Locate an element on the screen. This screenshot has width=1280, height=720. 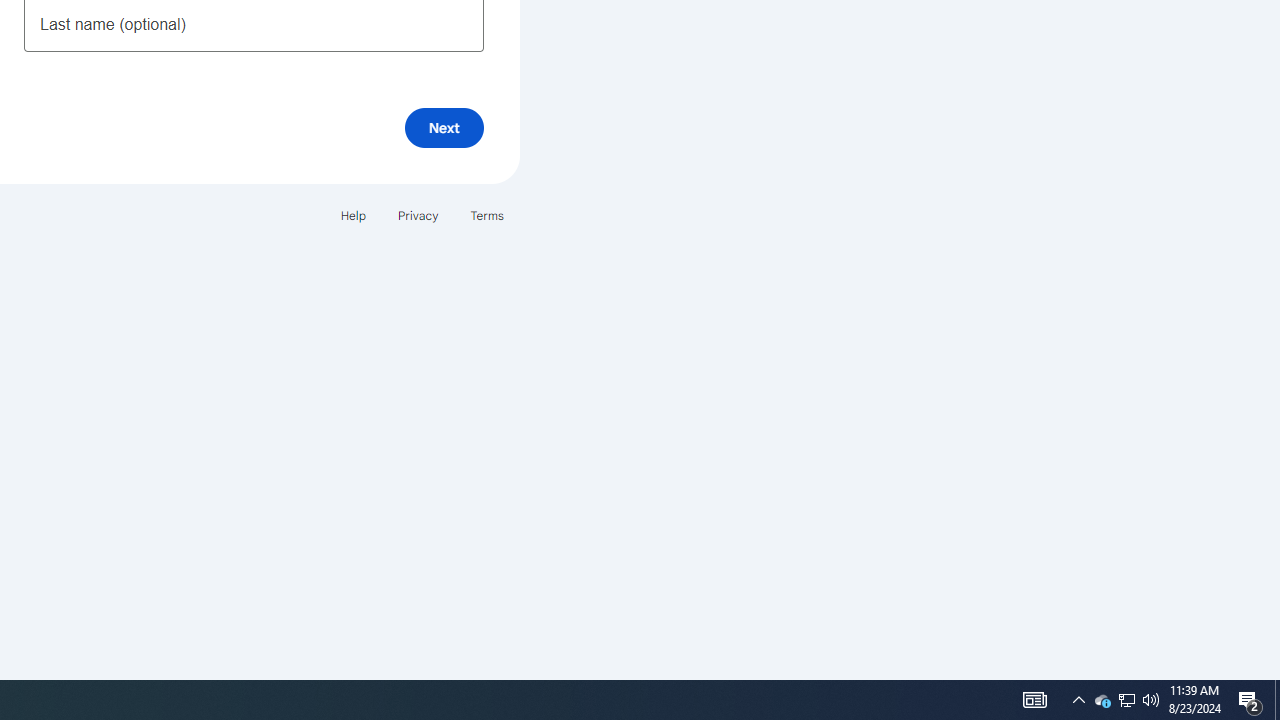
'Help' is located at coordinates (352, 215).